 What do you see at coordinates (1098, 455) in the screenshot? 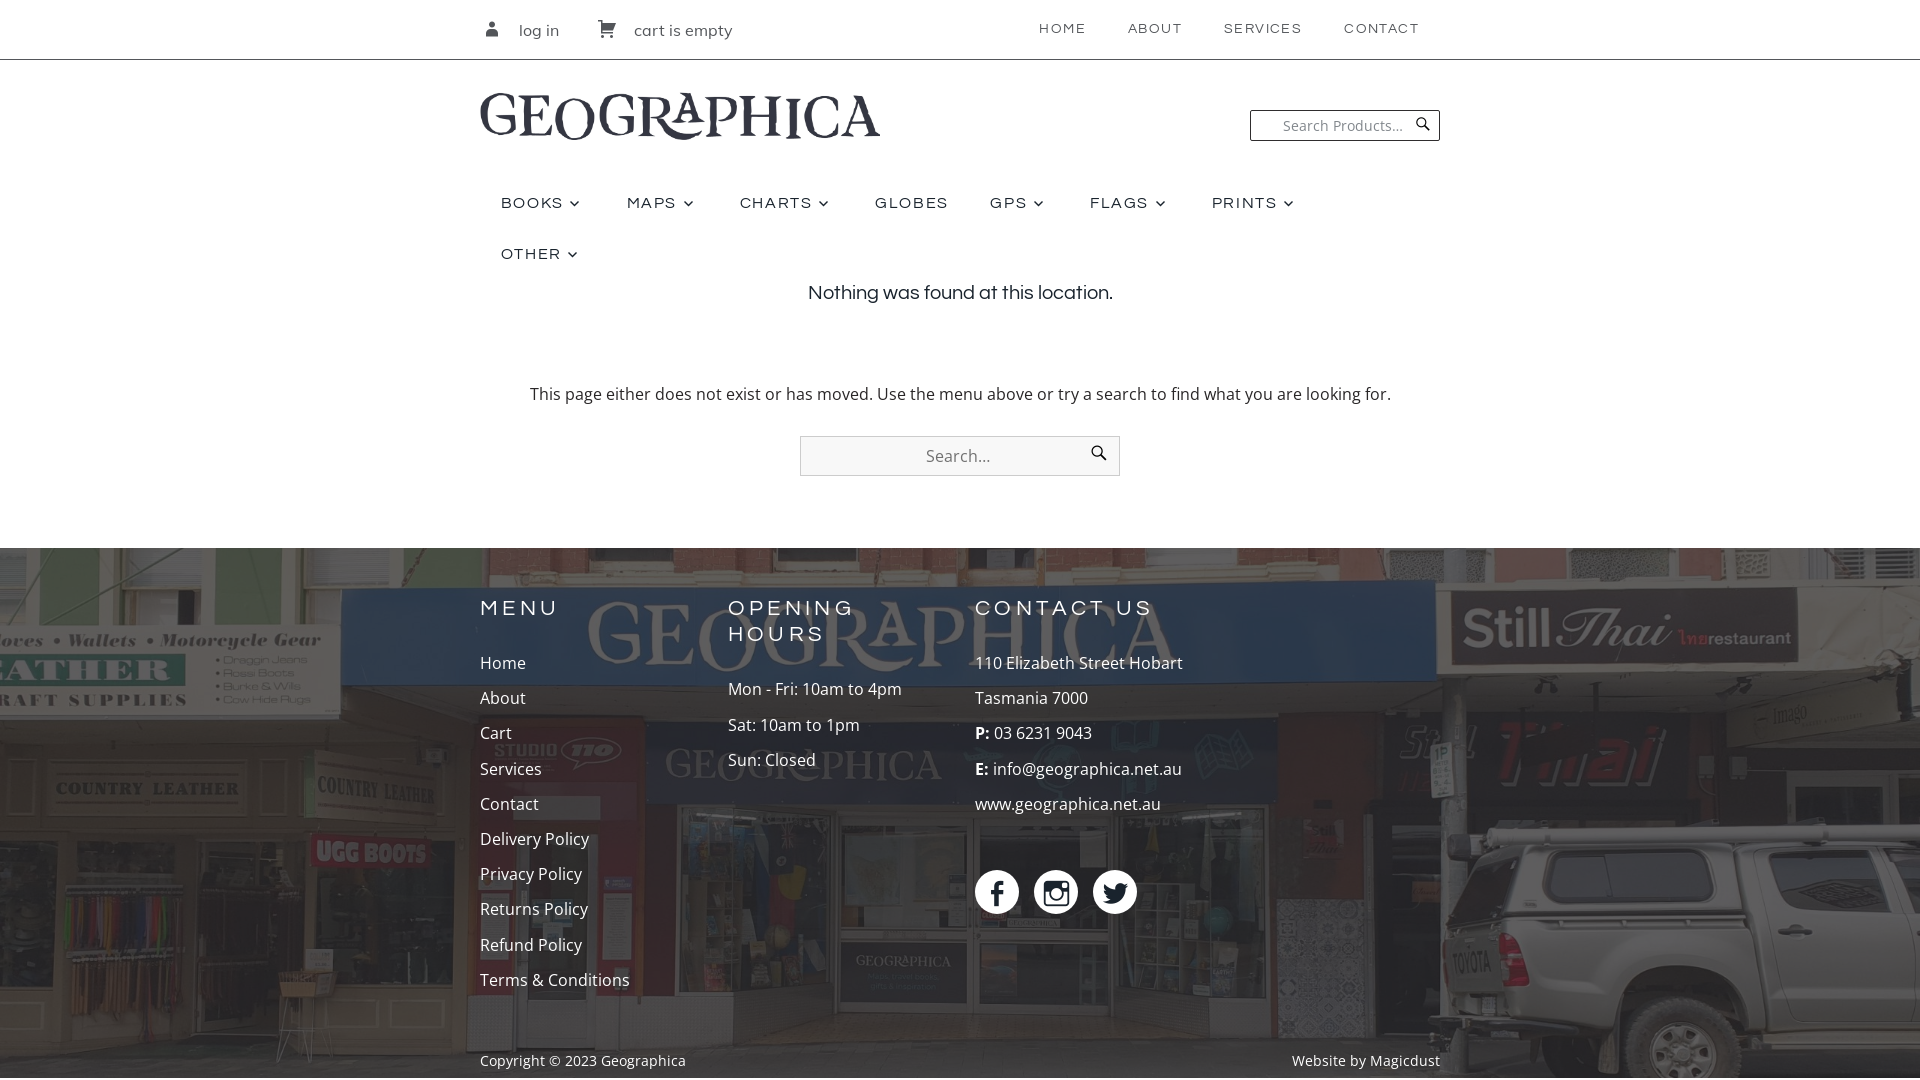
I see `'Search'` at bounding box center [1098, 455].